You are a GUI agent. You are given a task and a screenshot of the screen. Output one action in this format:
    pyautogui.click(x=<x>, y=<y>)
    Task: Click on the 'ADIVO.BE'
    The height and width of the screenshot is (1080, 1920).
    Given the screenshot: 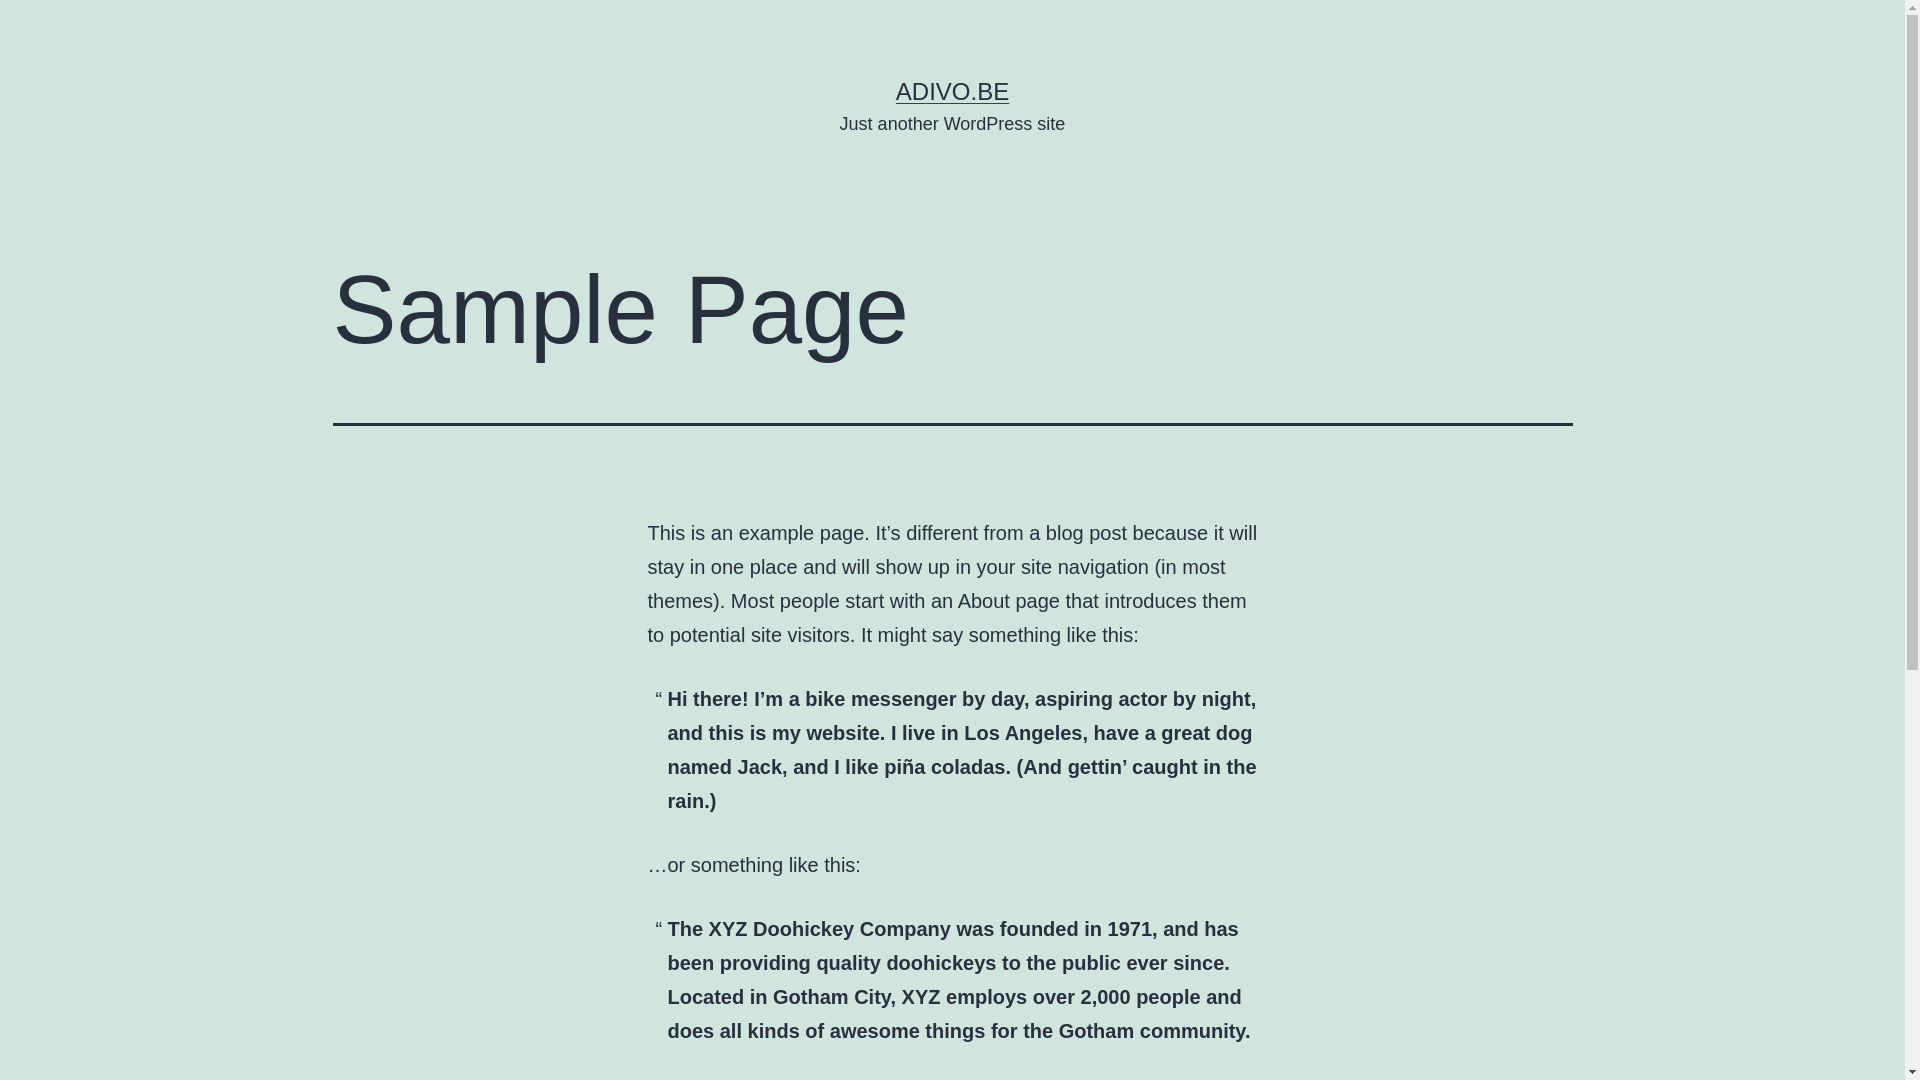 What is the action you would take?
    pyautogui.click(x=951, y=91)
    